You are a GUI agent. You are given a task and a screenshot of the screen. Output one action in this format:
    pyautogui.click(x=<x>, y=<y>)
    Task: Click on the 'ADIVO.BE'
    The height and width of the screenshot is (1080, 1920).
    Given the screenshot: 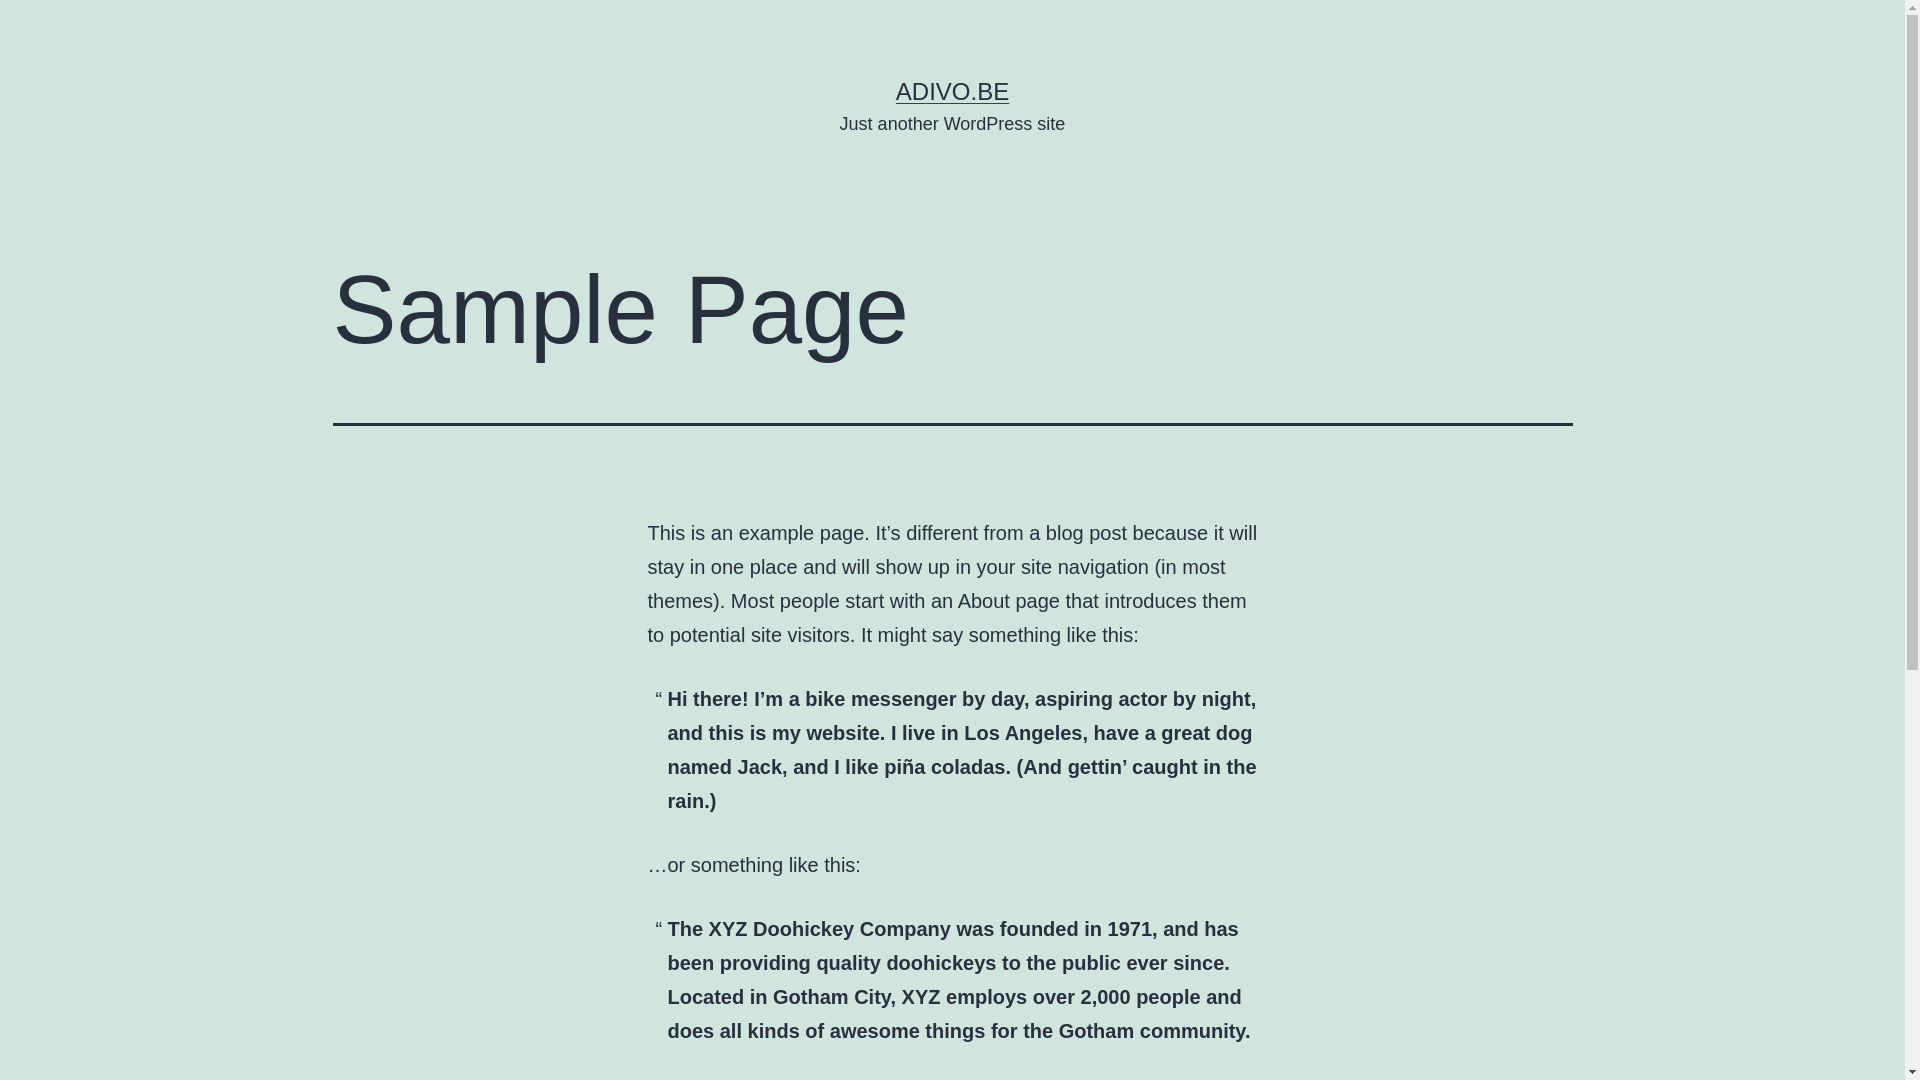 What is the action you would take?
    pyautogui.click(x=951, y=91)
    